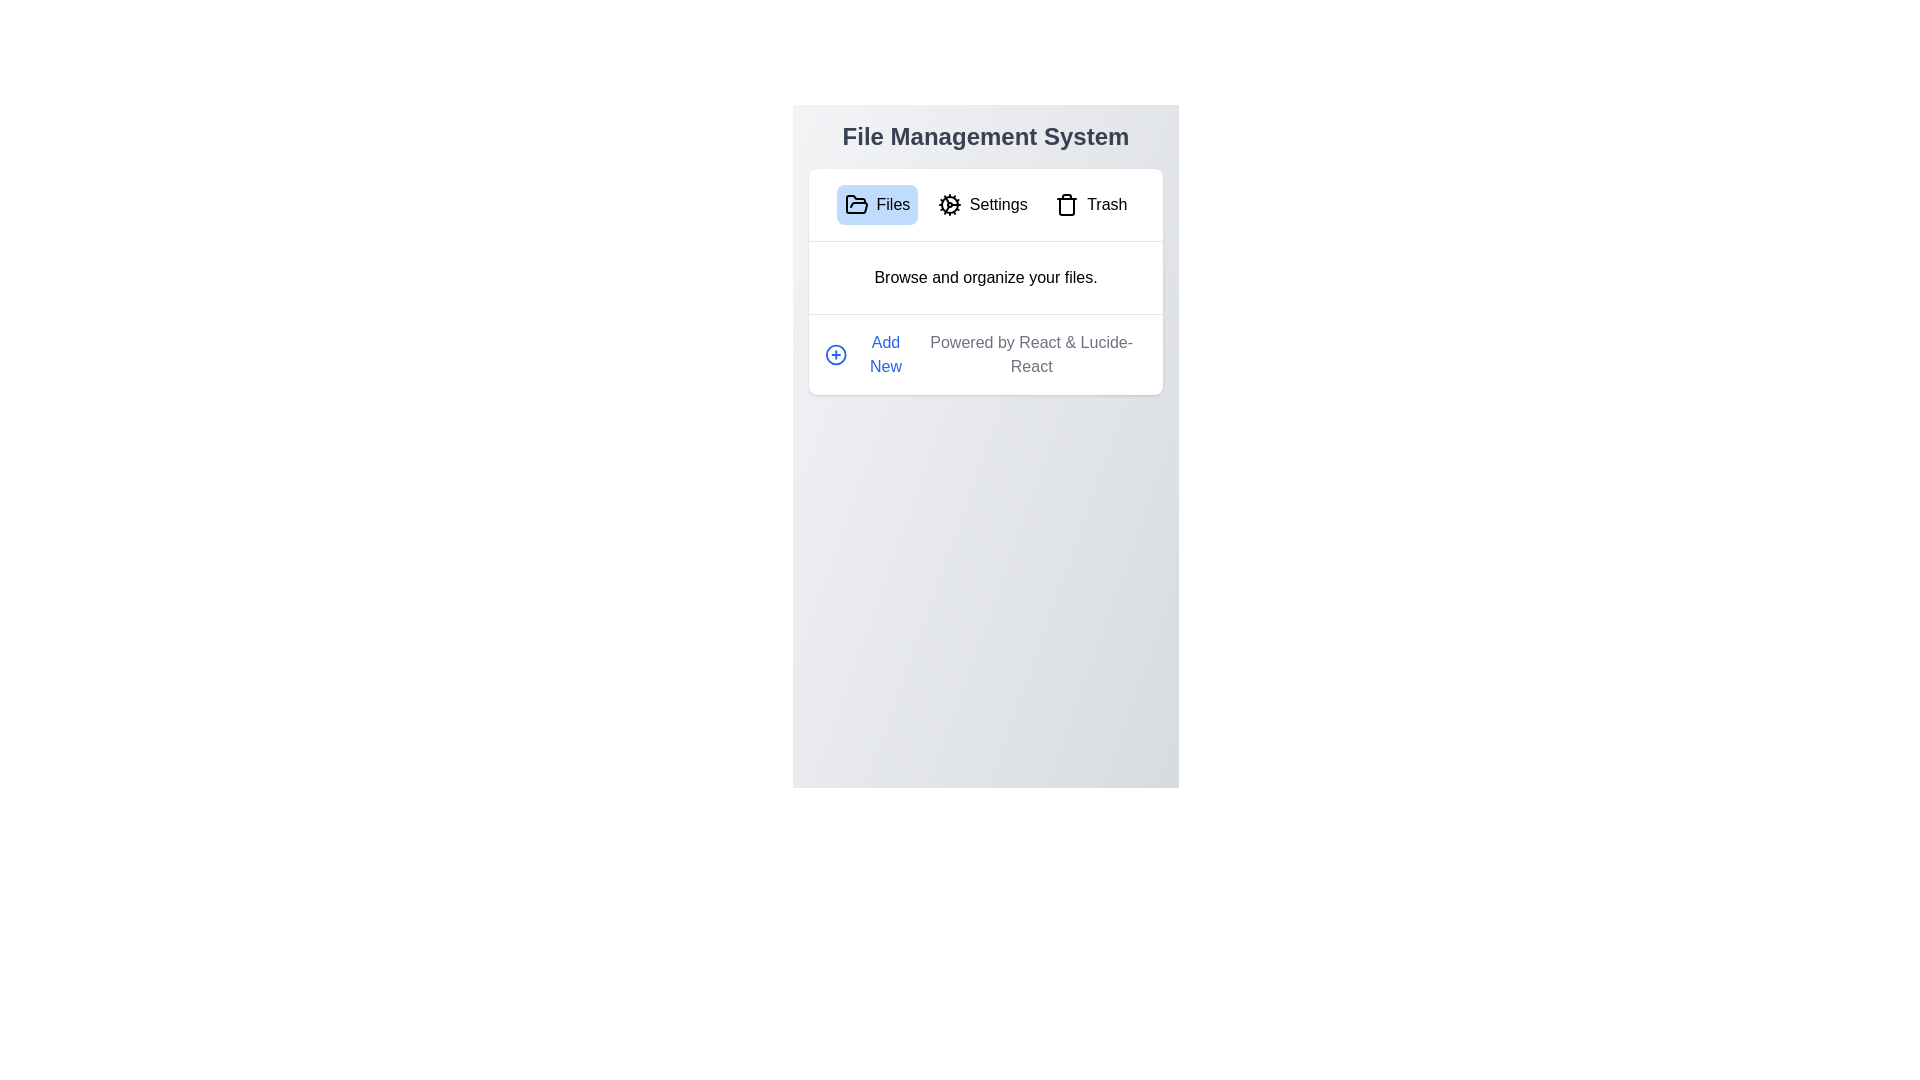 The width and height of the screenshot is (1920, 1080). I want to click on the 'Add New' button to initiate the addition of a new item, so click(869, 353).